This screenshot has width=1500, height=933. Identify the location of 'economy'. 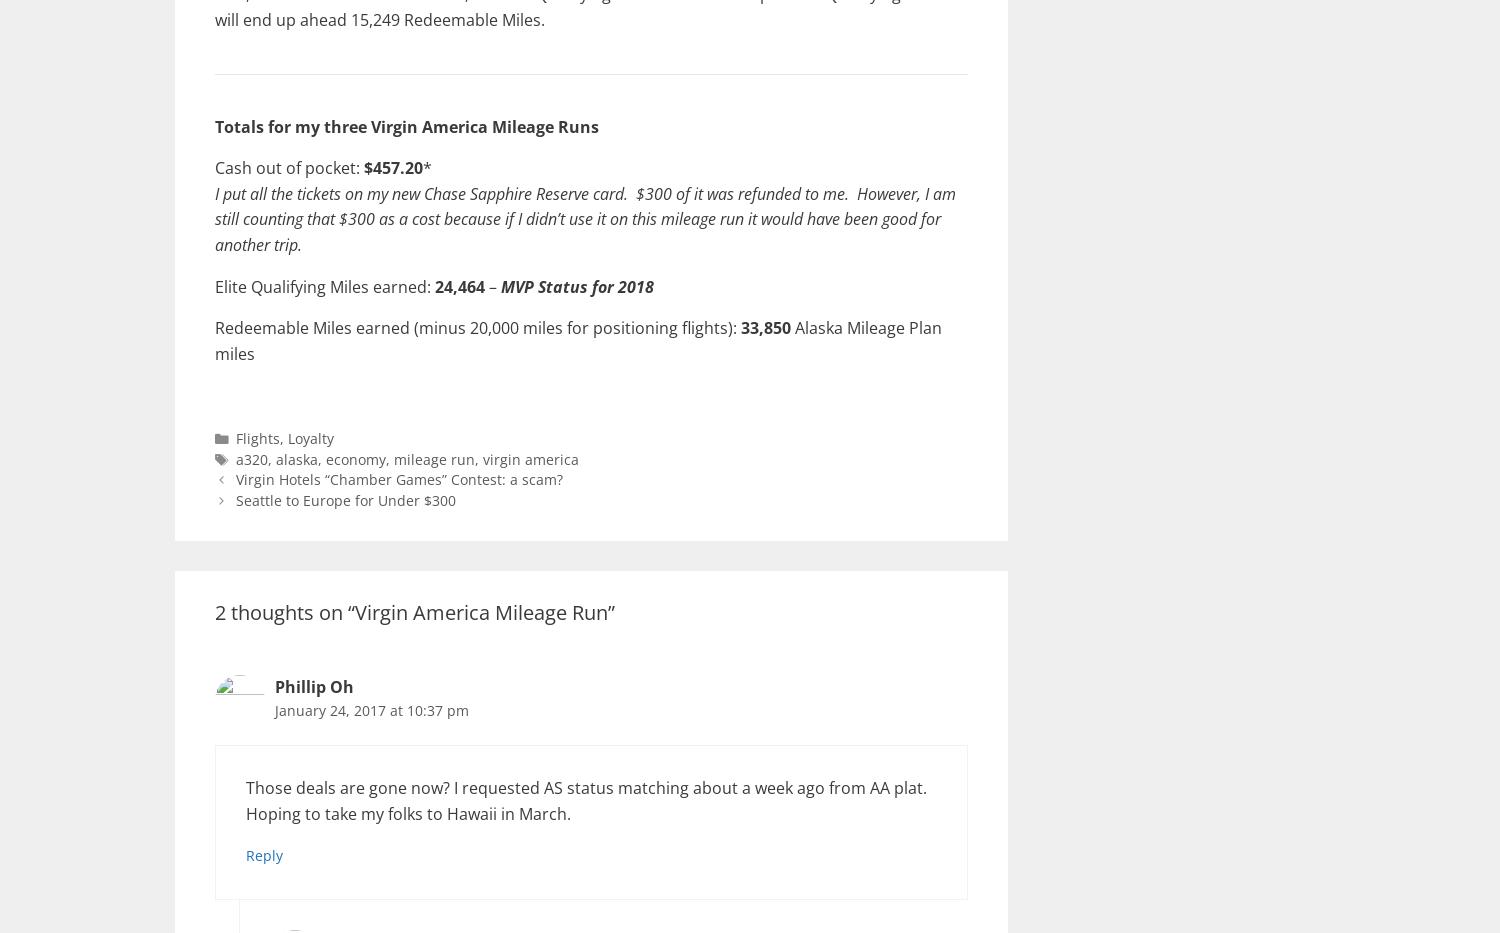
(354, 457).